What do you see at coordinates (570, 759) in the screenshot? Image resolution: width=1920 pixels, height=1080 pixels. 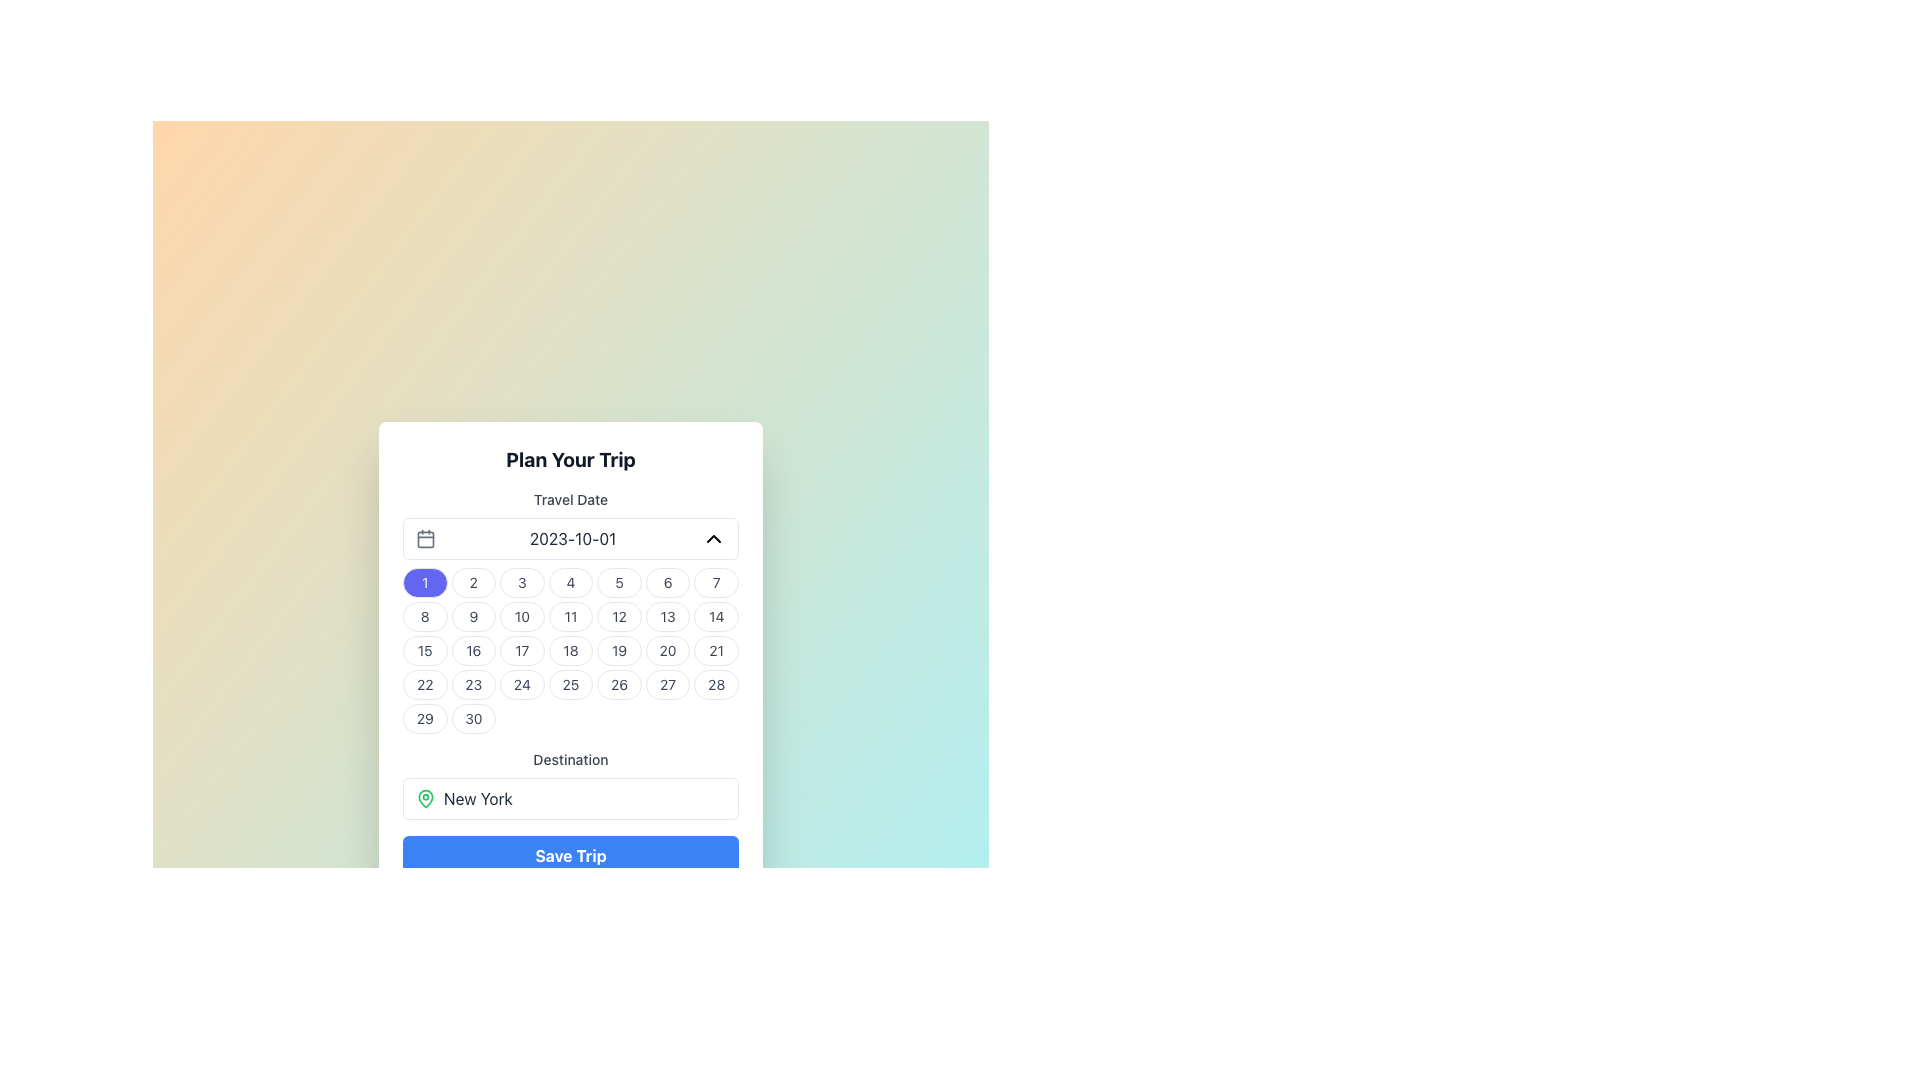 I see `the 'Destination' text label that is styled with a medium-weight gray font, which serves as a descriptor for the destination input field below it` at bounding box center [570, 759].